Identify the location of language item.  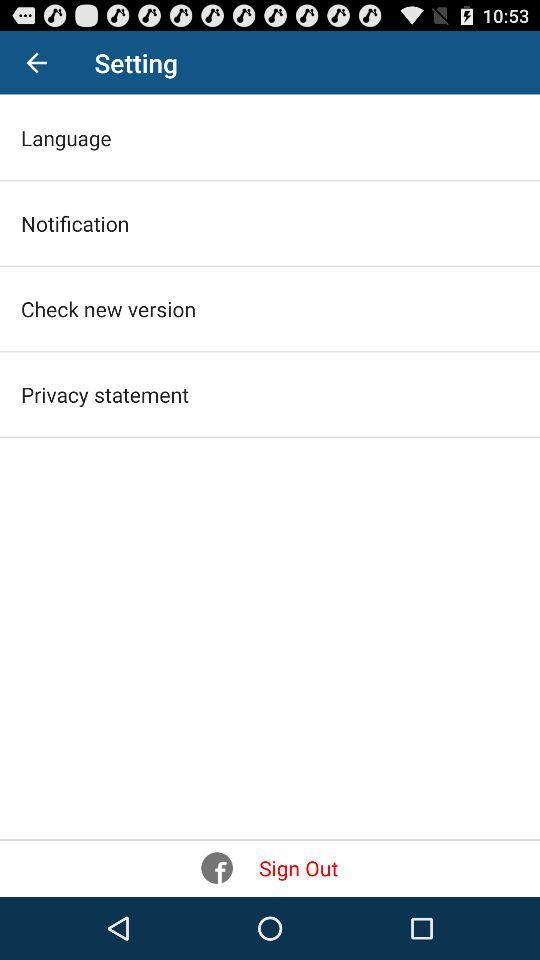
(66, 136).